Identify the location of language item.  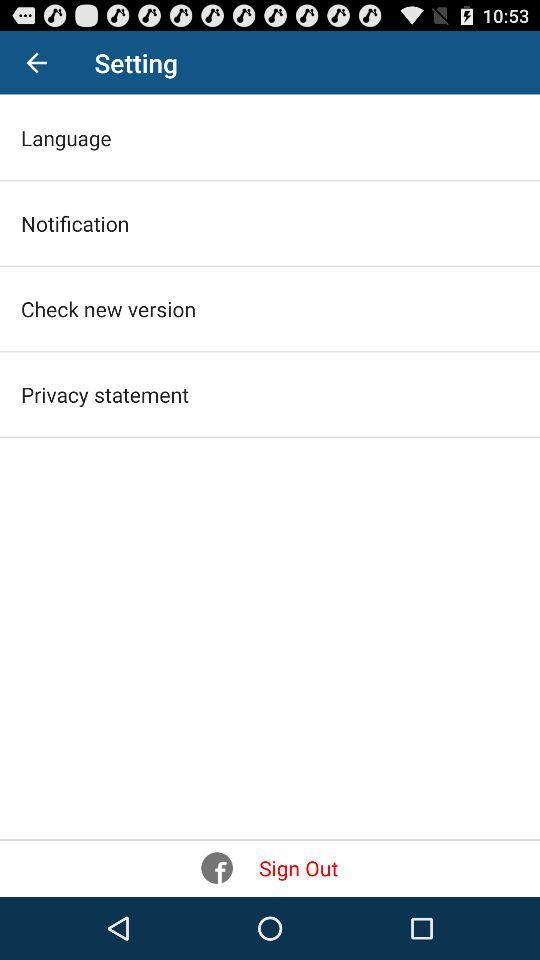
(66, 136).